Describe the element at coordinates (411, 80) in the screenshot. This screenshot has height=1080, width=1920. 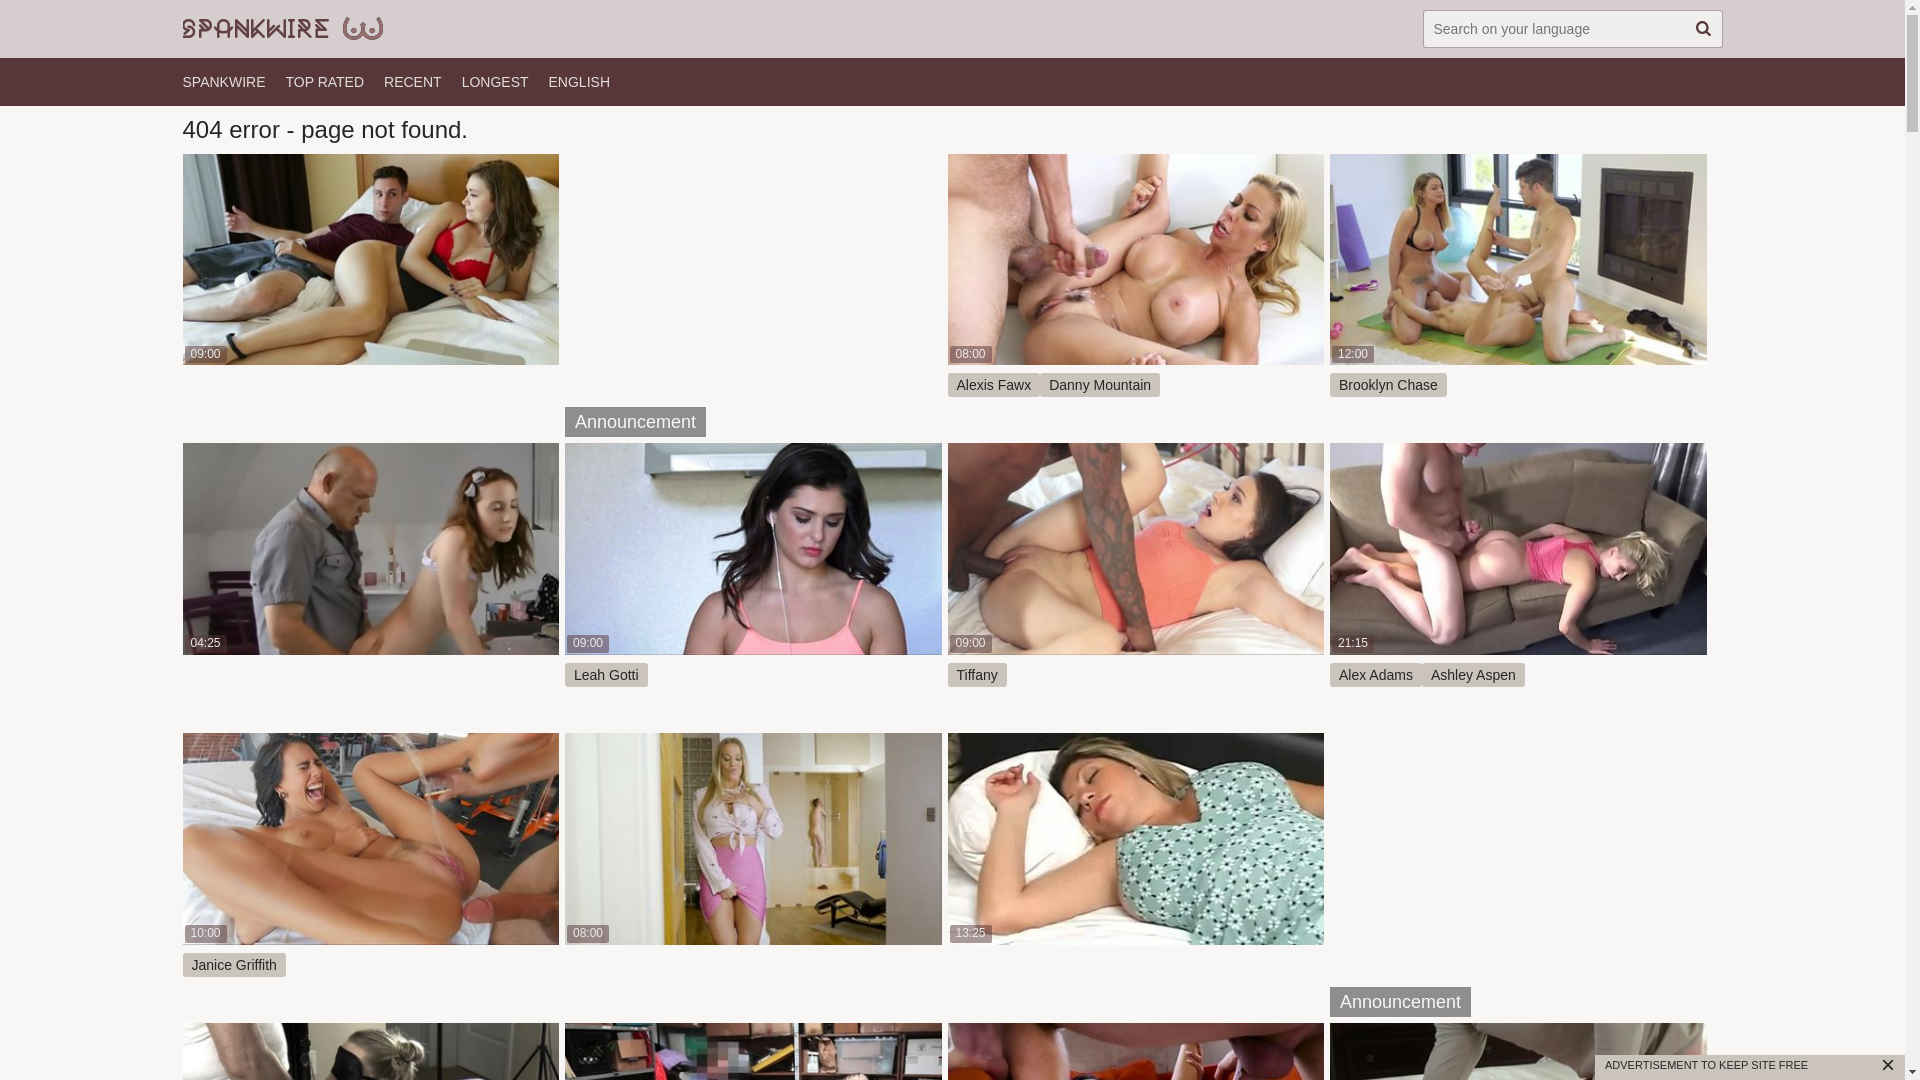
I see `'RECENT'` at that location.